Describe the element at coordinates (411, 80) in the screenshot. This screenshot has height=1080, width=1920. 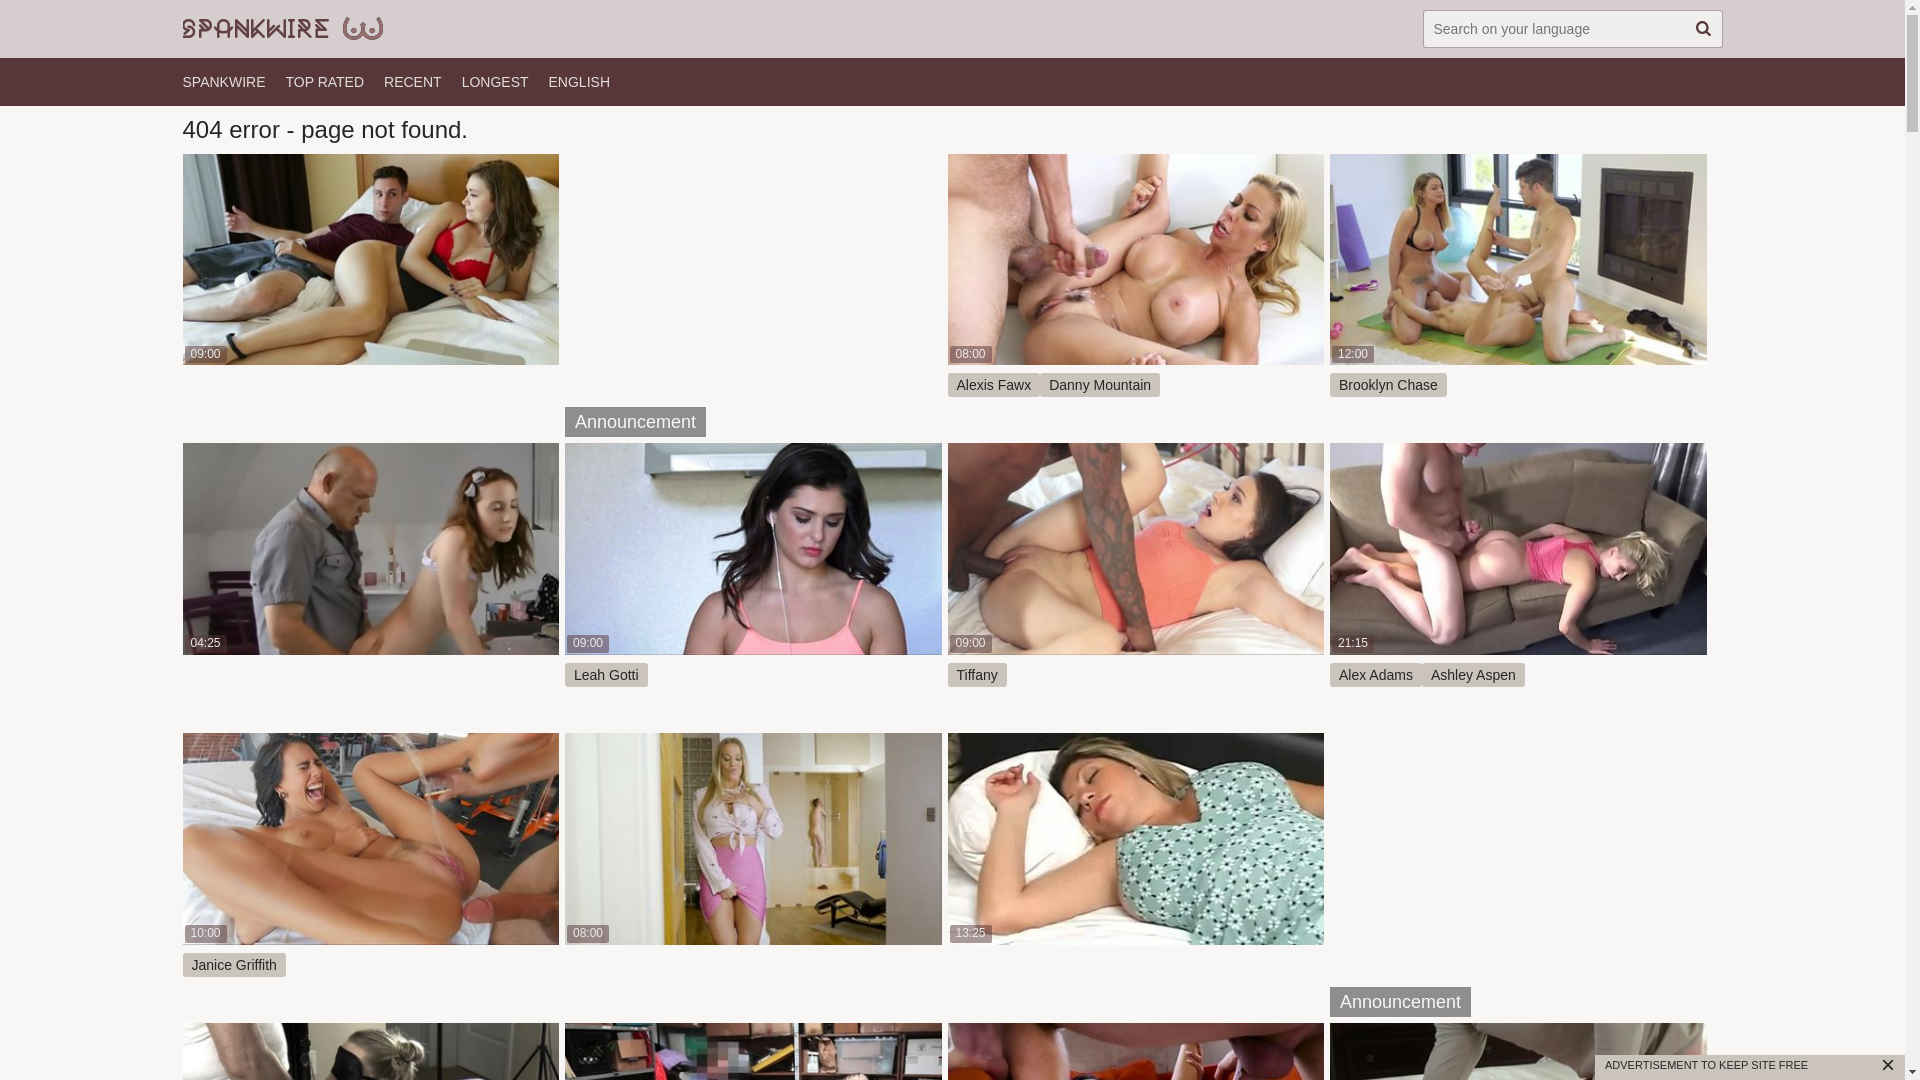
I see `'RECENT'` at that location.